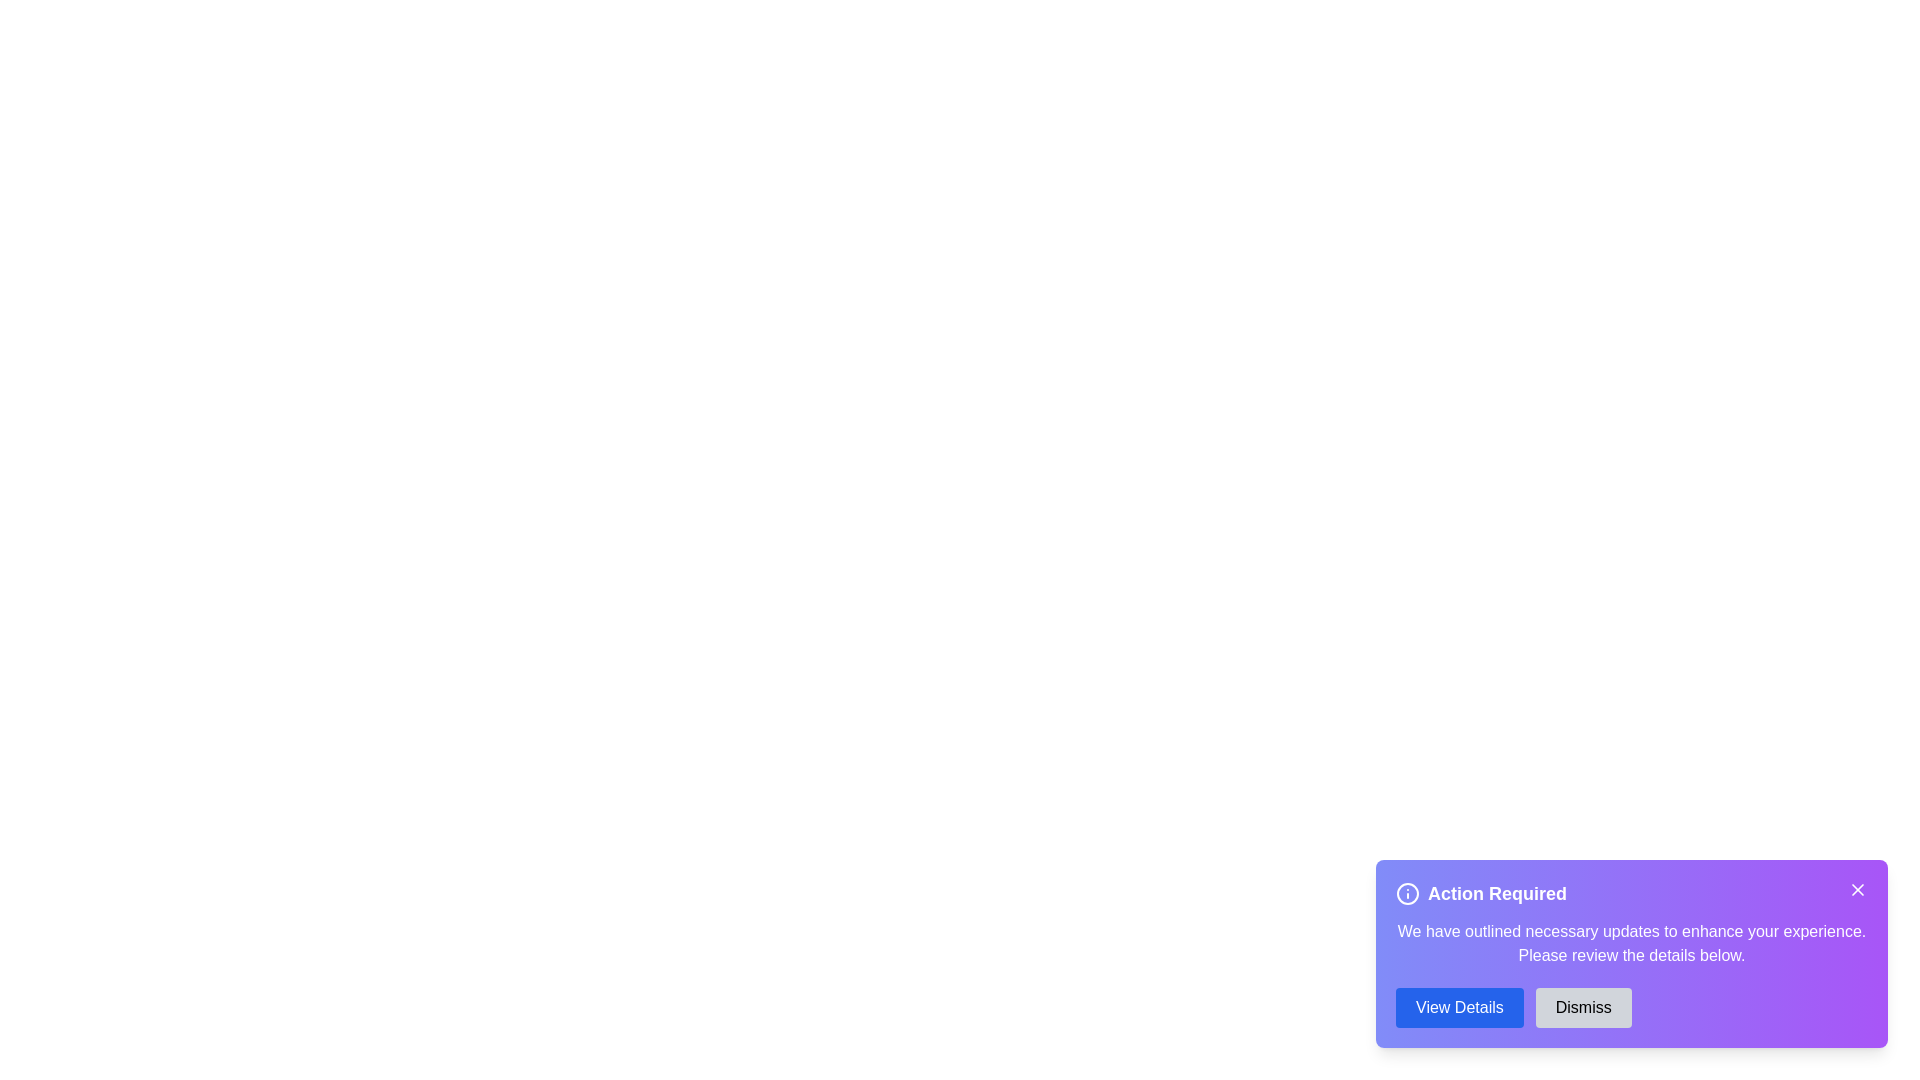  I want to click on the info icon to display additional context, so click(1406, 893).